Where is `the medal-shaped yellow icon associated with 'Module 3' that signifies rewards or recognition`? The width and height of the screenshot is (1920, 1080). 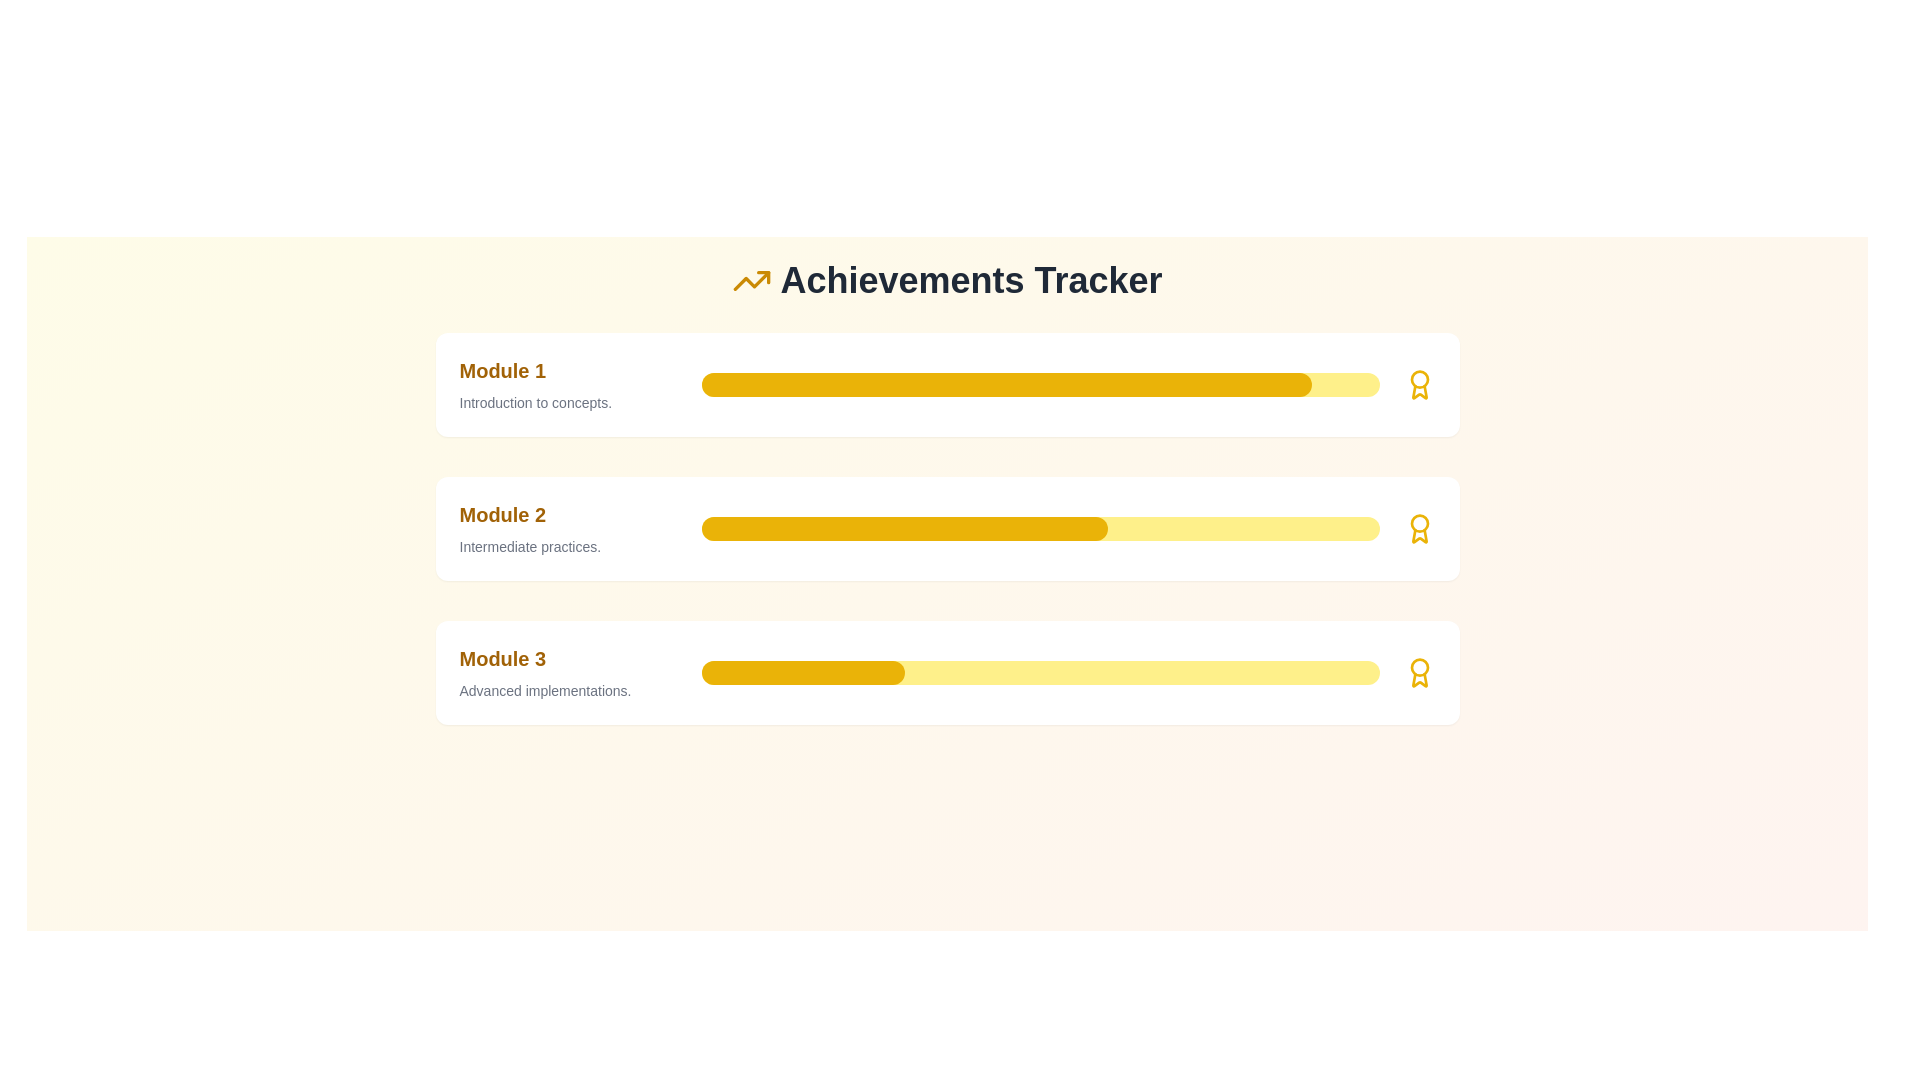
the medal-shaped yellow icon associated with 'Module 3' that signifies rewards or recognition is located at coordinates (1418, 672).